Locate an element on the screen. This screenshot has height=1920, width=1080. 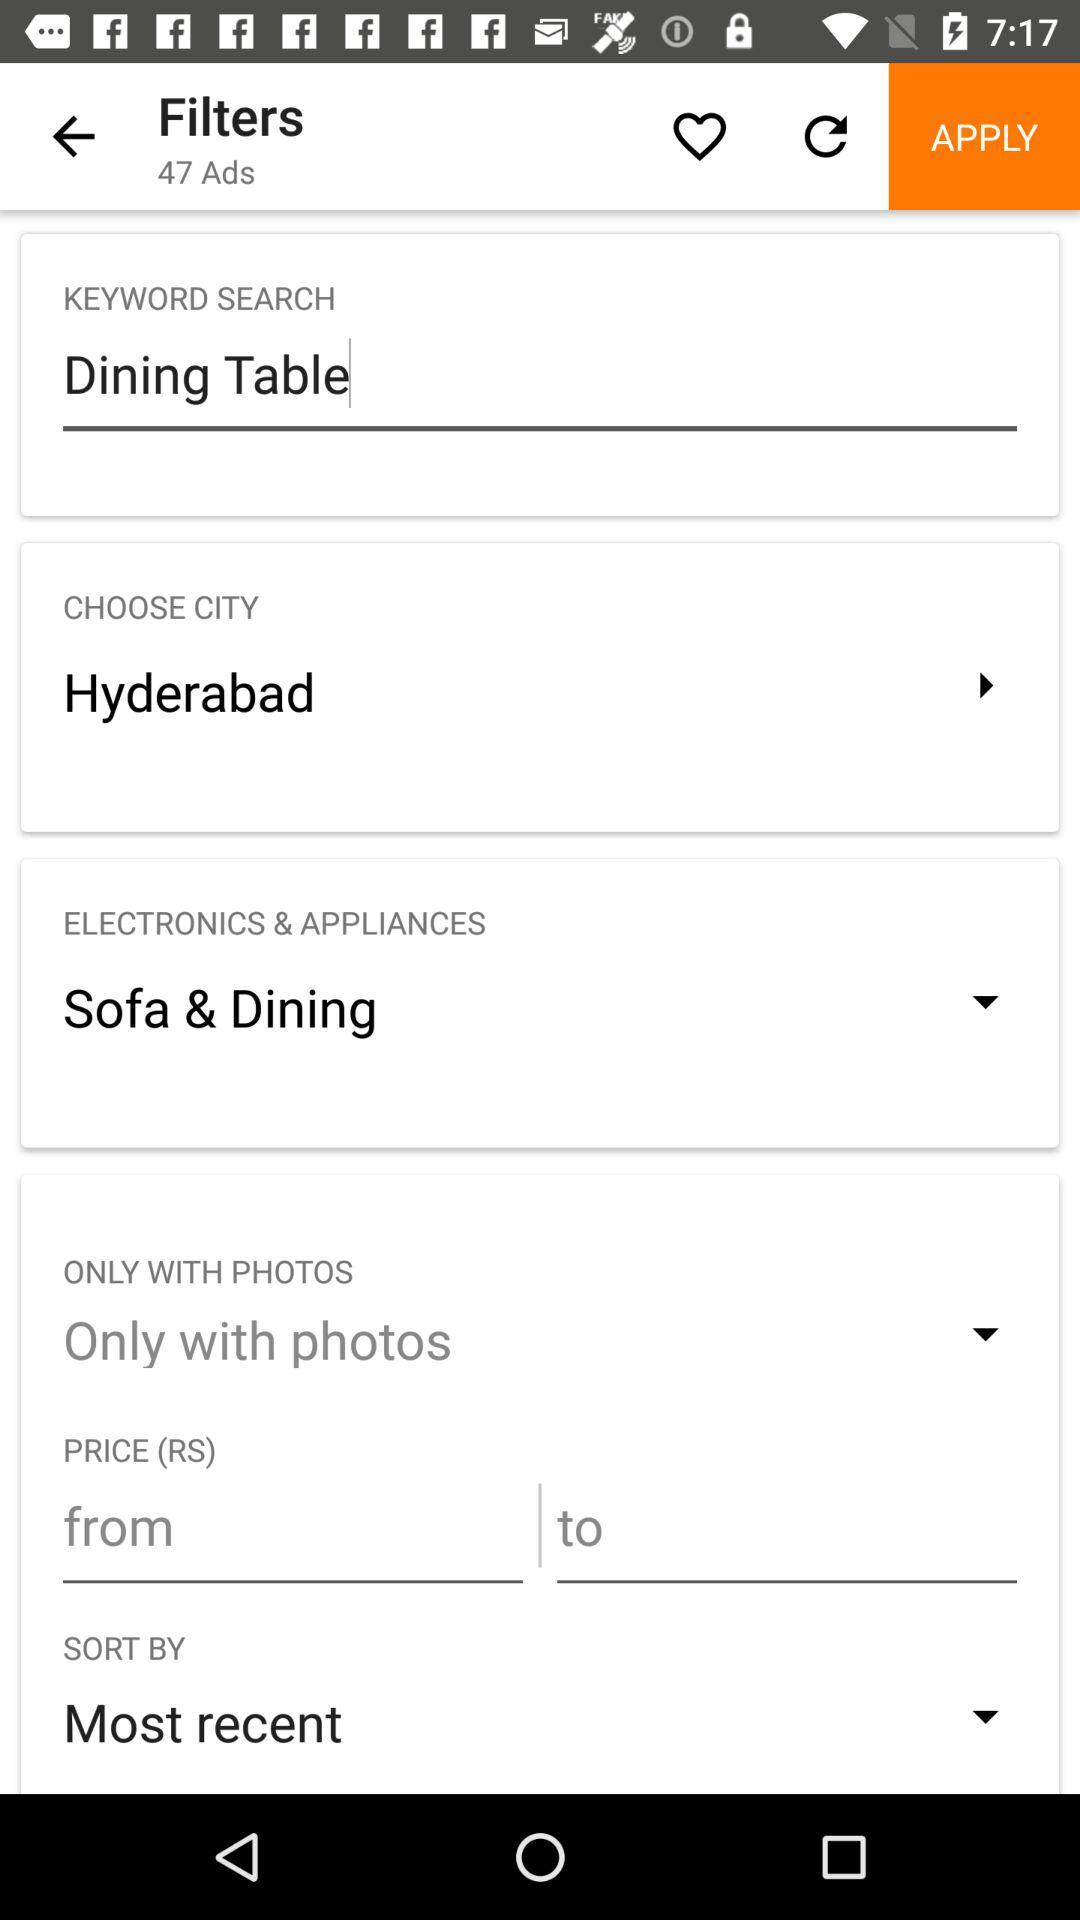
the hyderabad icon is located at coordinates (540, 691).